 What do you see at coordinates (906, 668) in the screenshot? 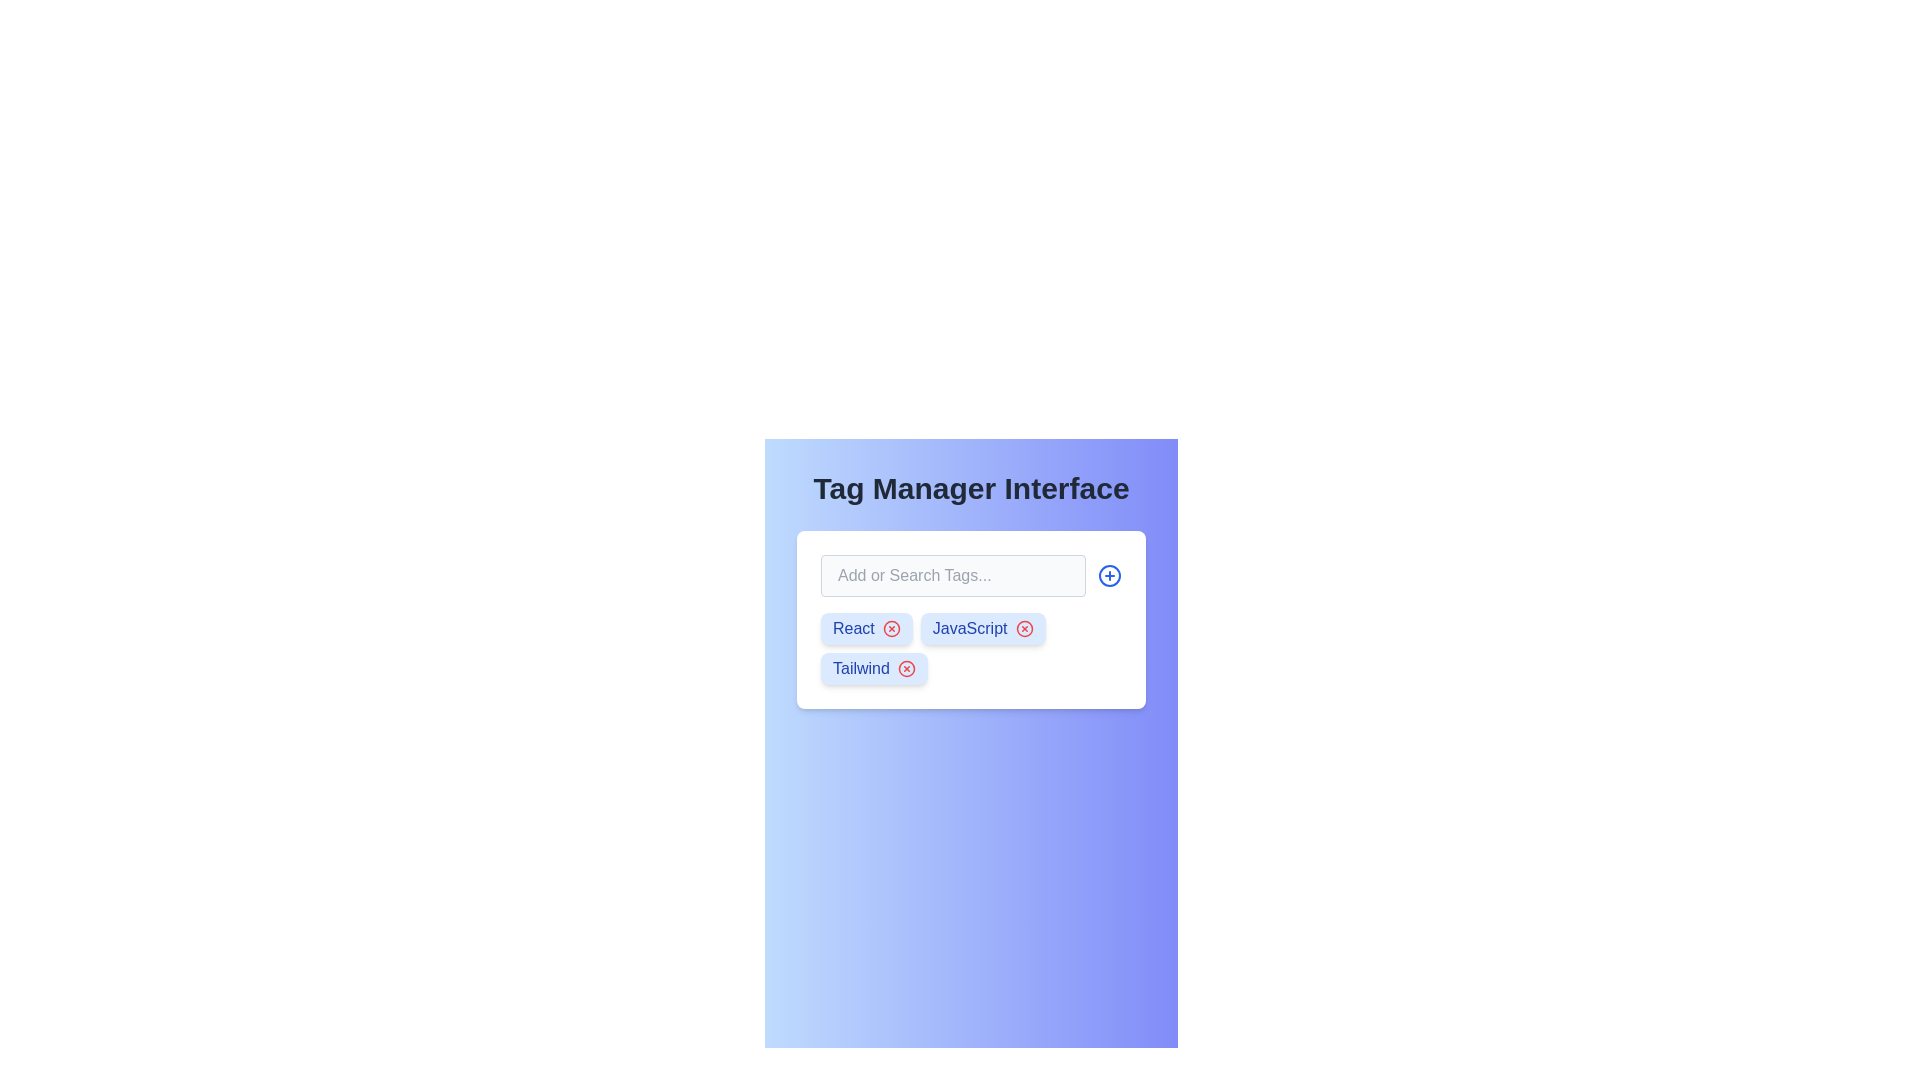
I see `the deletion button for the 'Tailwind' tag, which is positioned right-aligned to the tag text in the second row of selected tags` at bounding box center [906, 668].